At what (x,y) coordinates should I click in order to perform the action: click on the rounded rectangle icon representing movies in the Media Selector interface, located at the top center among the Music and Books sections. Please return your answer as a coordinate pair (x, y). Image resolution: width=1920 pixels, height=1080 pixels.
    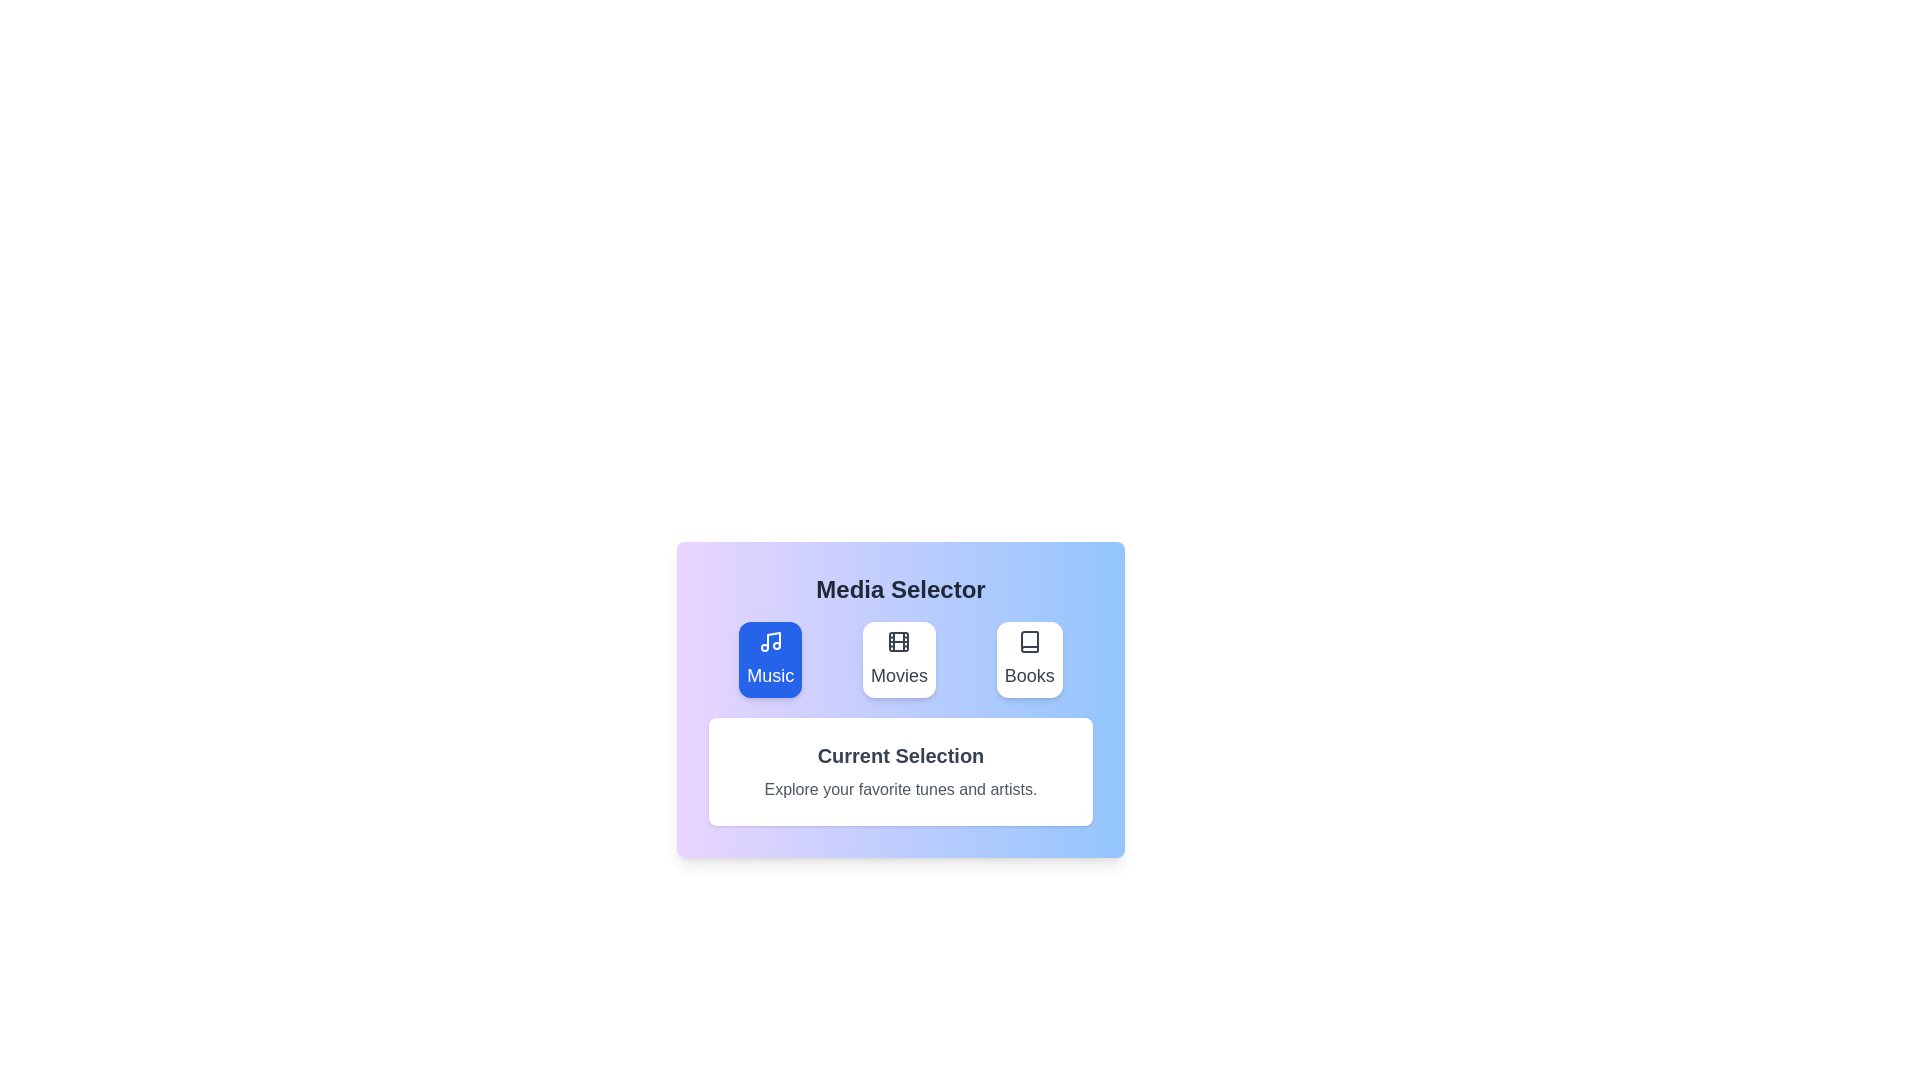
    Looking at the image, I should click on (898, 641).